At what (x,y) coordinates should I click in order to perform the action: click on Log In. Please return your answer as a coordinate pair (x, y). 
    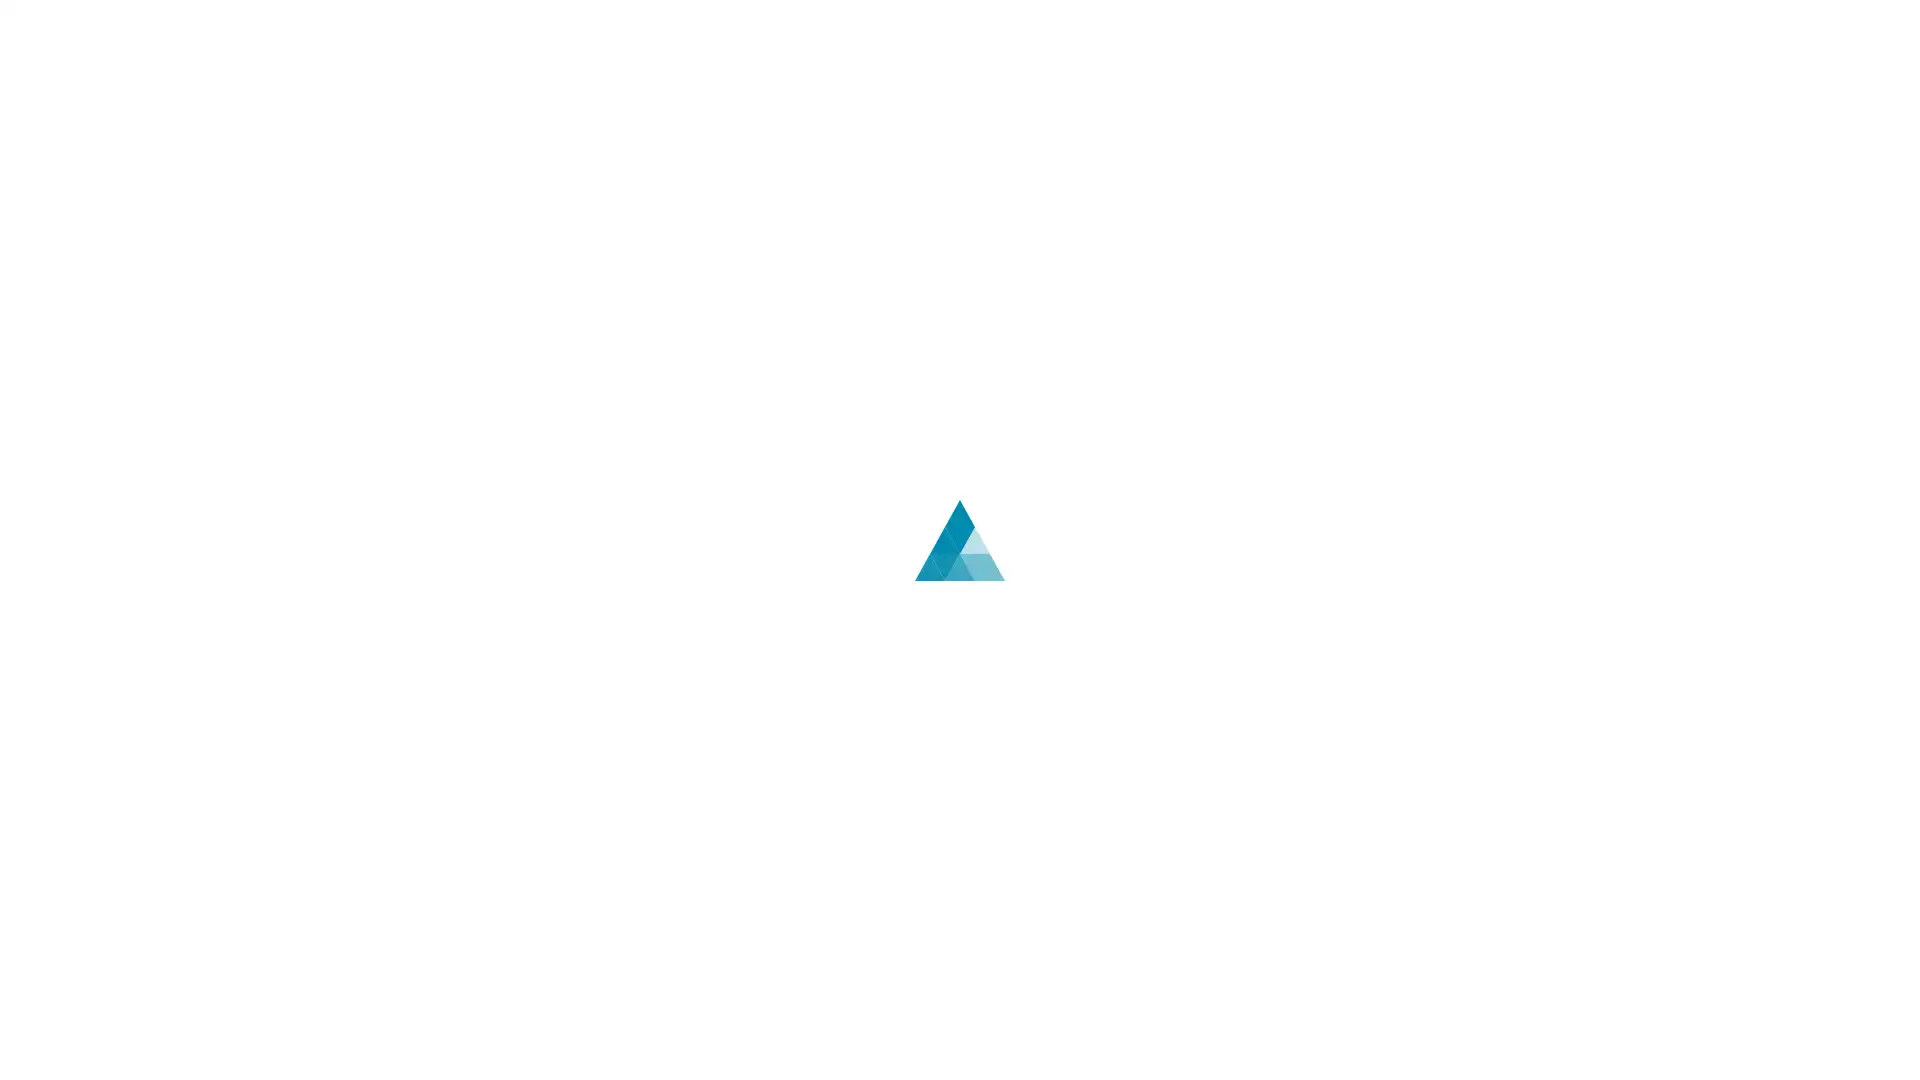
    Looking at the image, I should click on (763, 659).